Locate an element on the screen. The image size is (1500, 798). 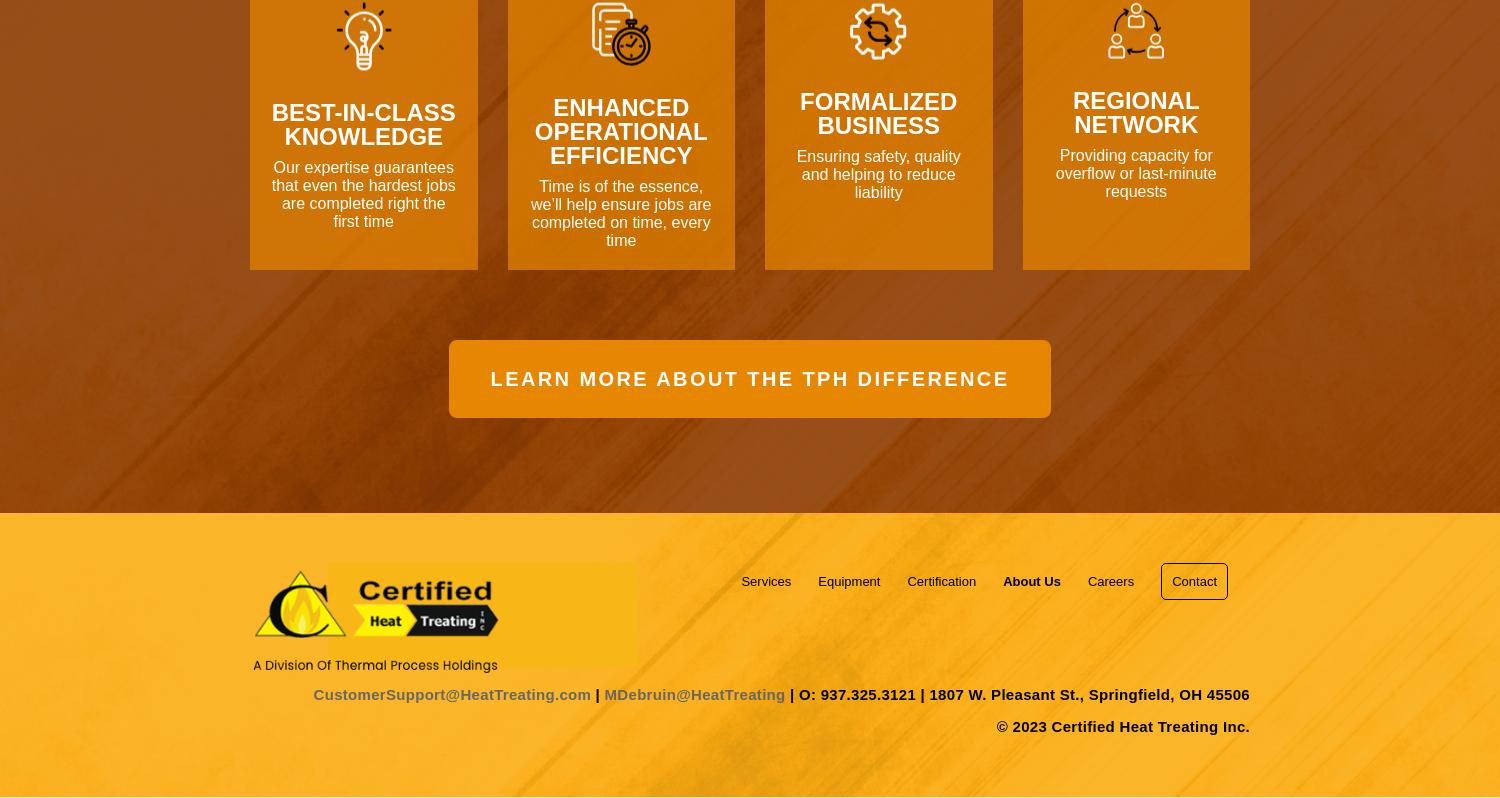
'CustomerSupport@HeatTreating.com' is located at coordinates (312, 693).